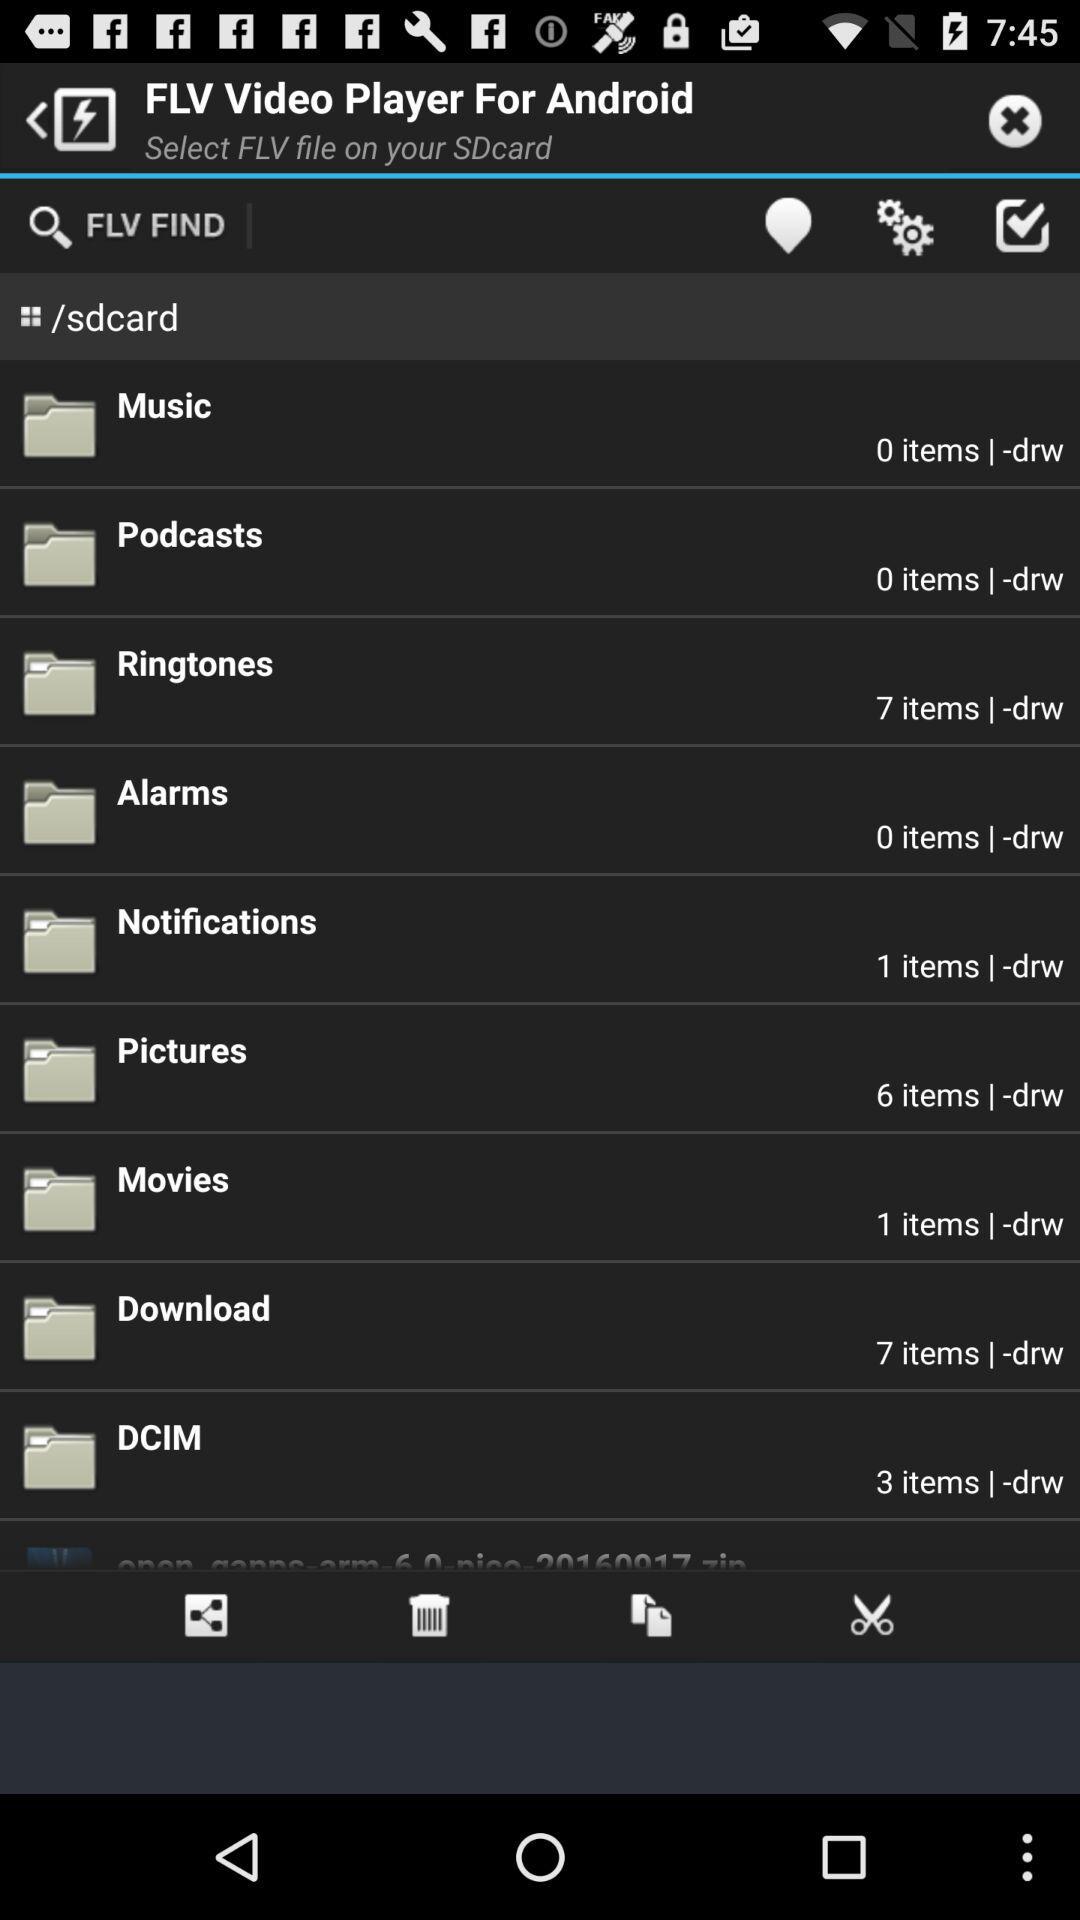  Describe the element at coordinates (589, 403) in the screenshot. I see `the music` at that location.